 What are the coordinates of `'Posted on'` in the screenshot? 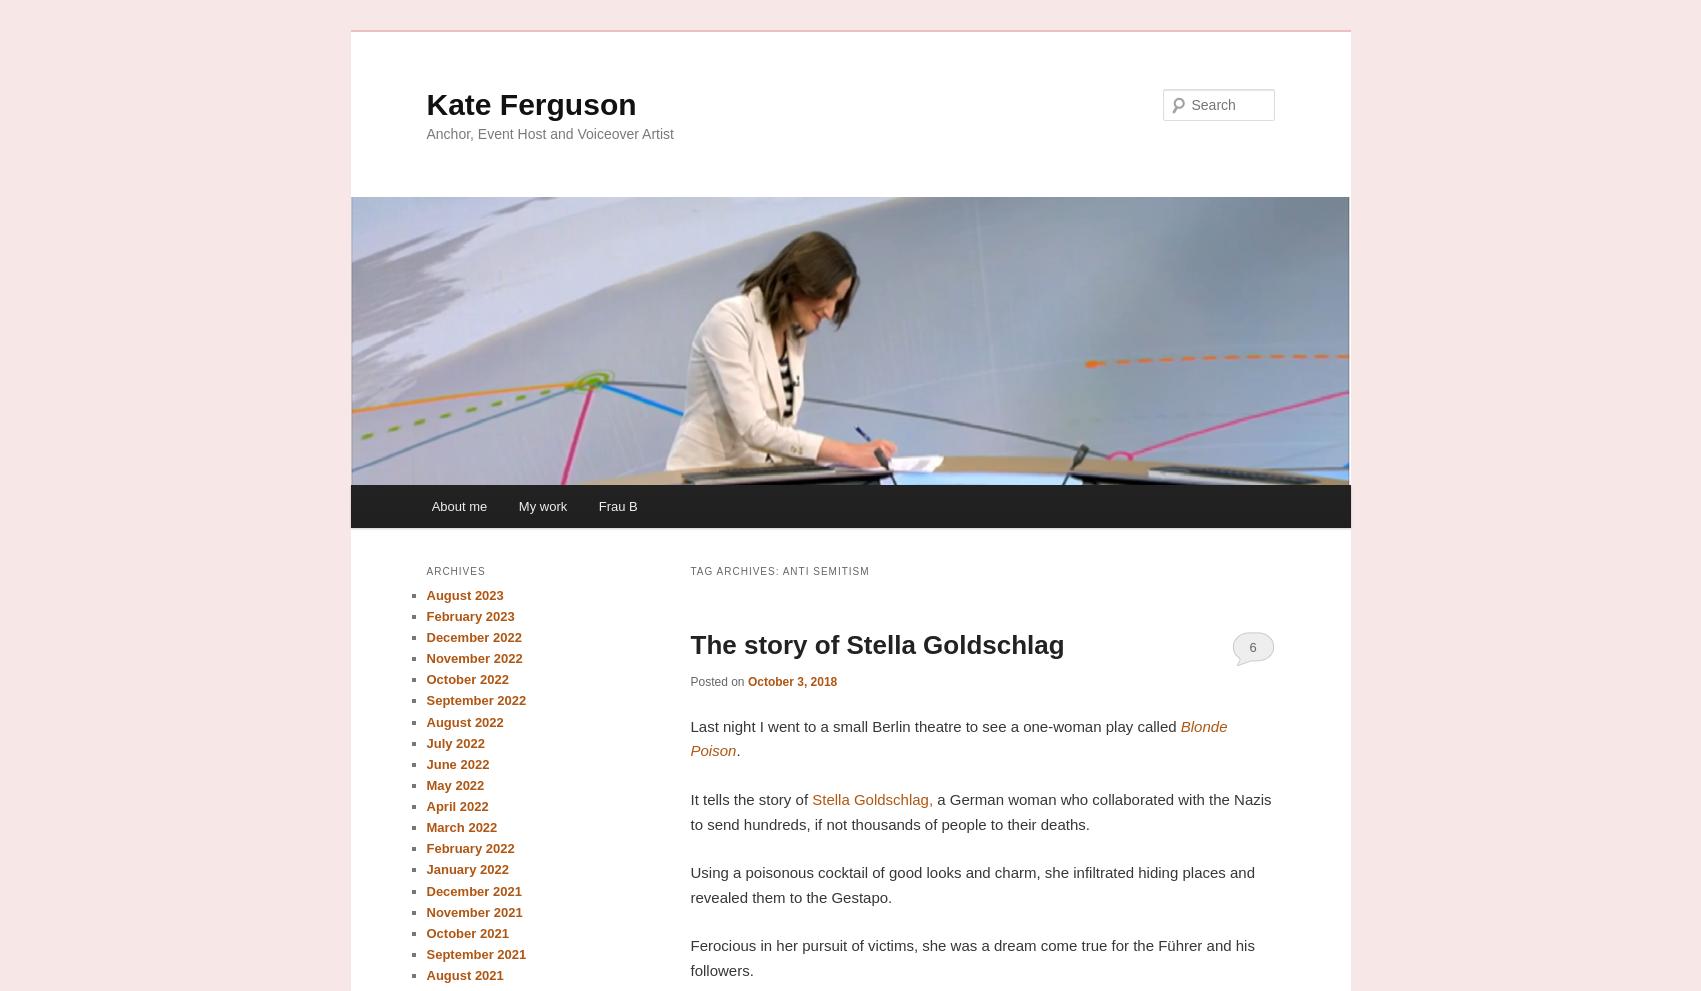 It's located at (688, 681).